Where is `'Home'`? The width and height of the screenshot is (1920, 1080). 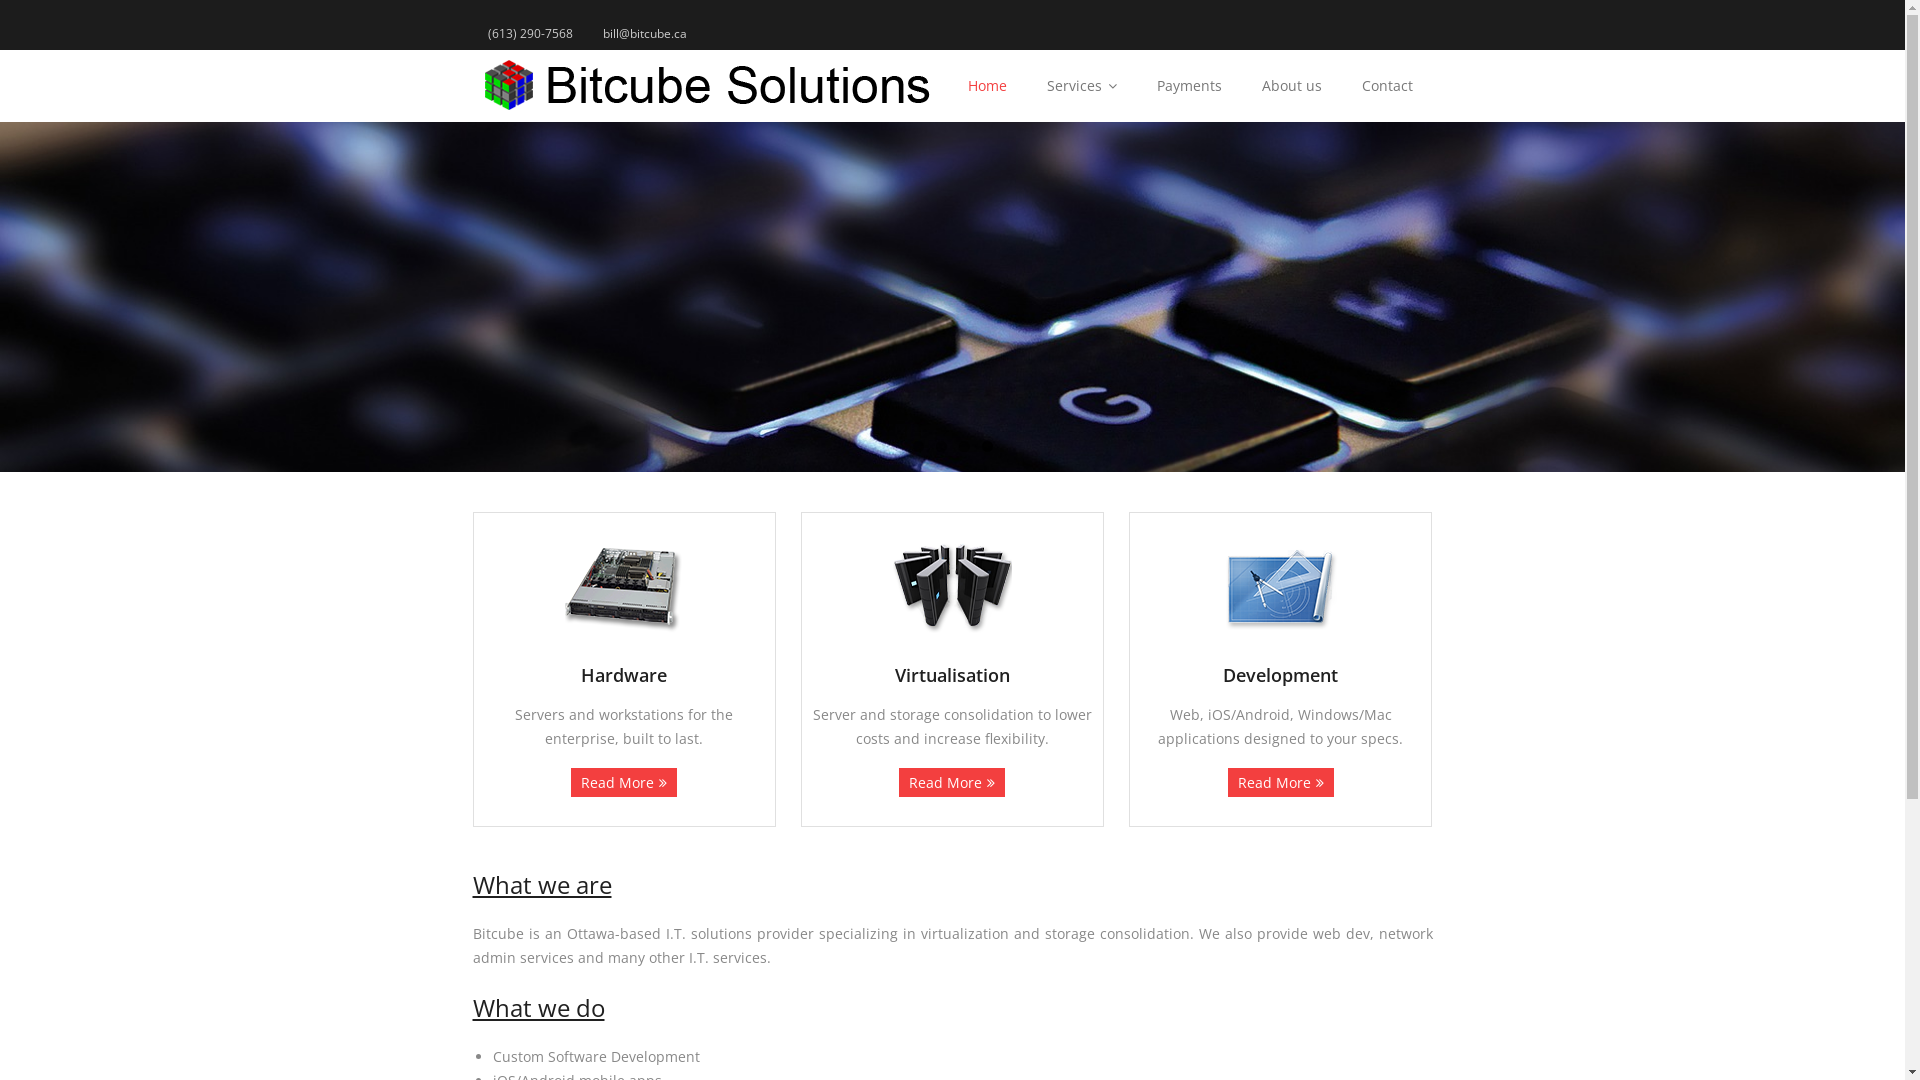
'Home' is located at coordinates (947, 84).